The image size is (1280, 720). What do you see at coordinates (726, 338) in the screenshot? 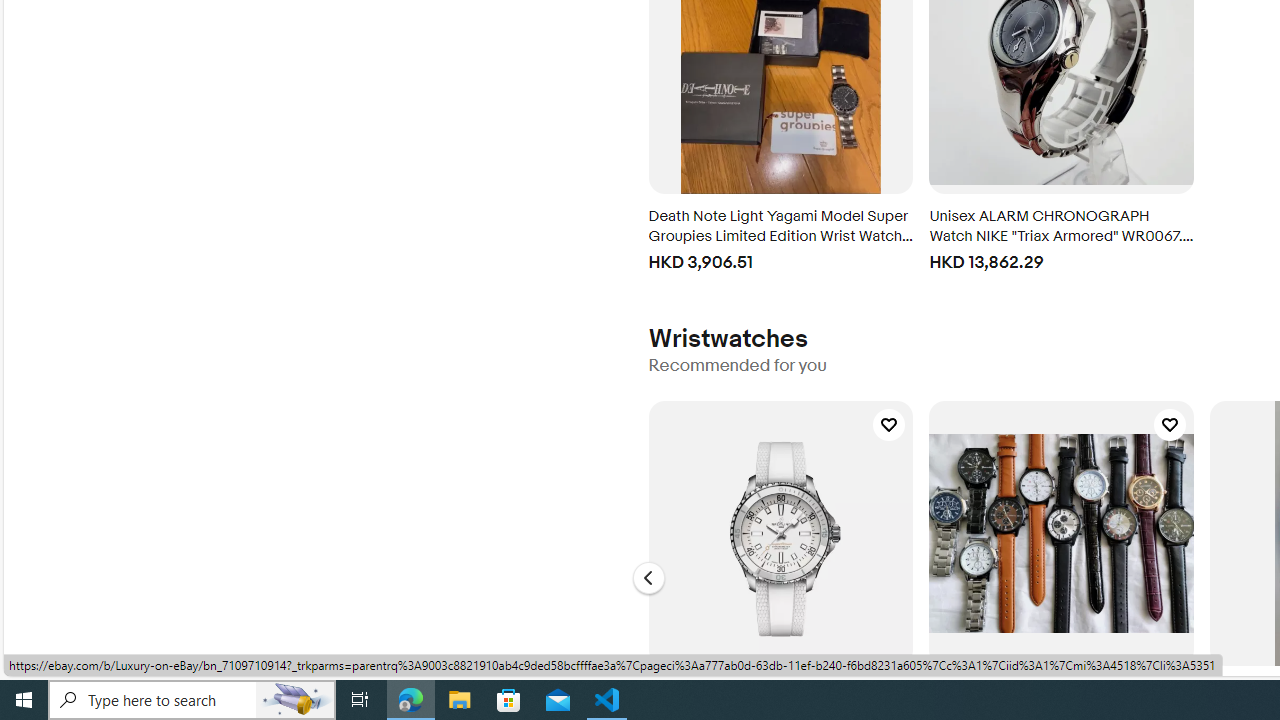
I see `'Wristwatches'` at bounding box center [726, 338].